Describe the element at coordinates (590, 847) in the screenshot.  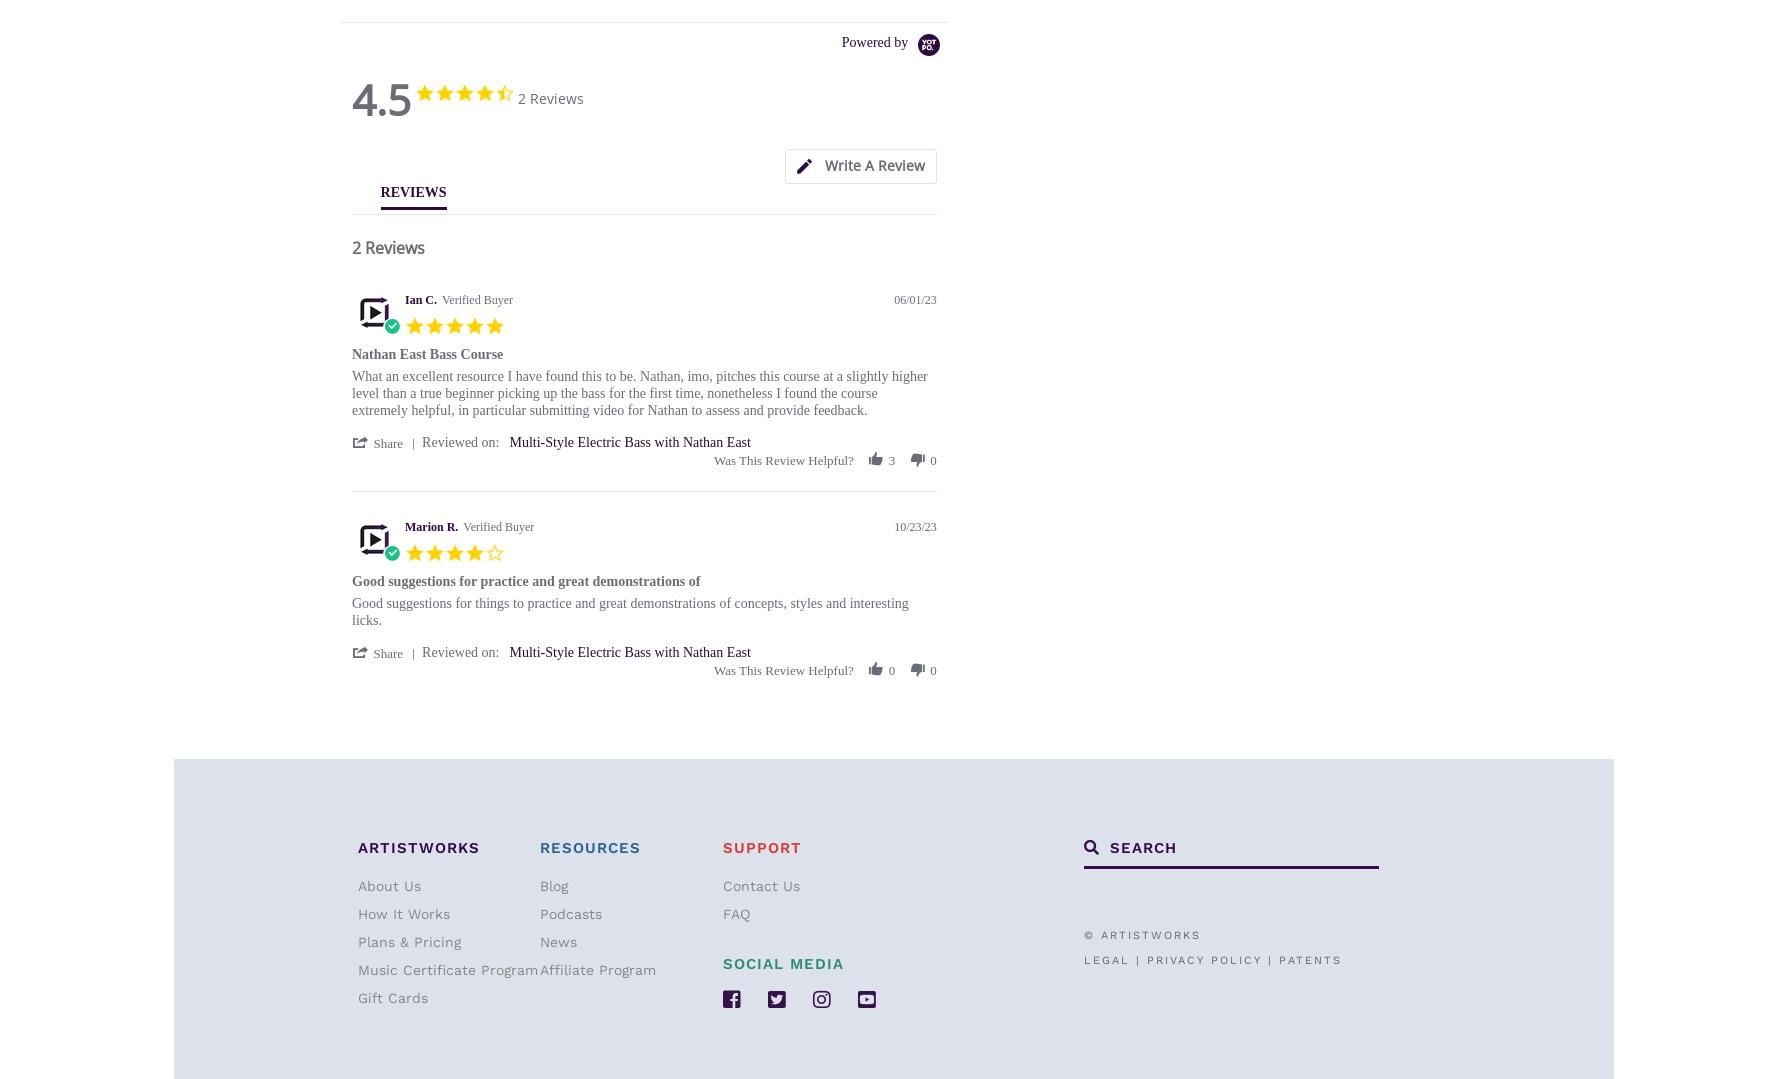
I see `'Resources'` at that location.